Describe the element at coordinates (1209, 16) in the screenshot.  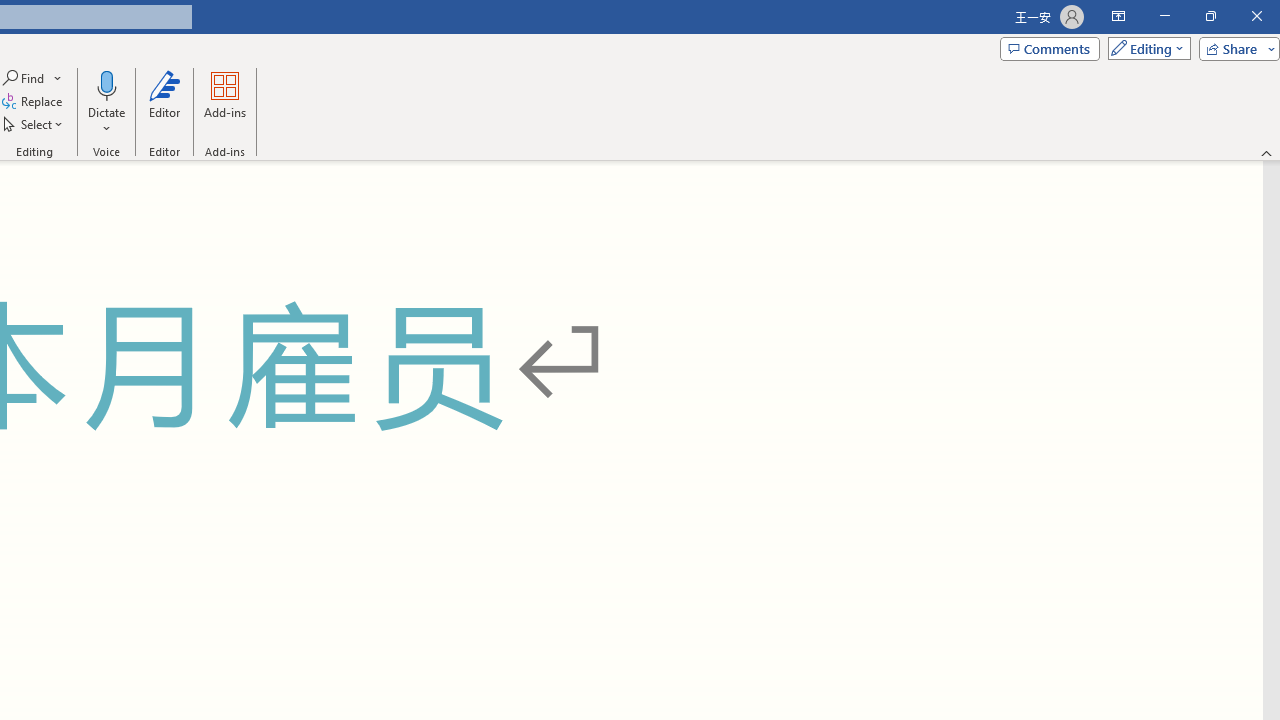
I see `'Restore Down'` at that location.